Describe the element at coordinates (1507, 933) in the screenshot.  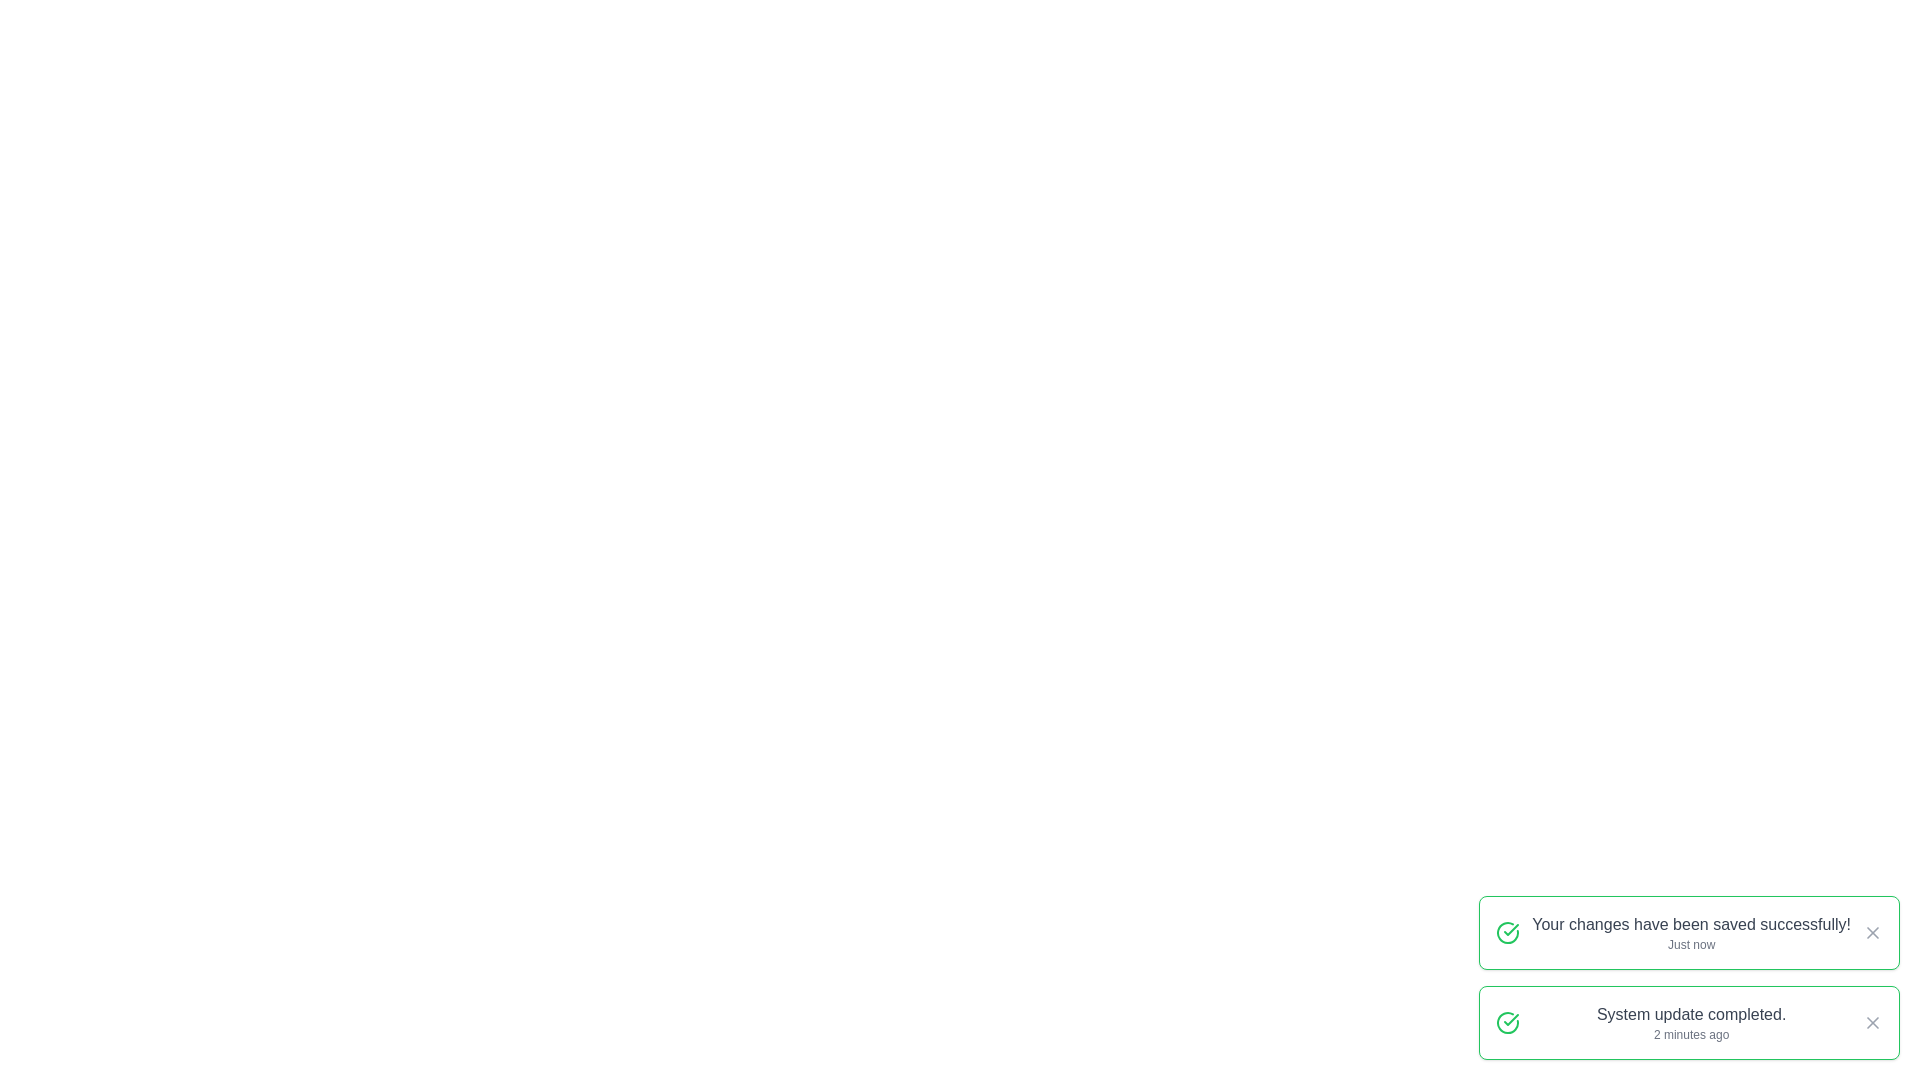
I see `the notification icon to visually inspect it` at that location.